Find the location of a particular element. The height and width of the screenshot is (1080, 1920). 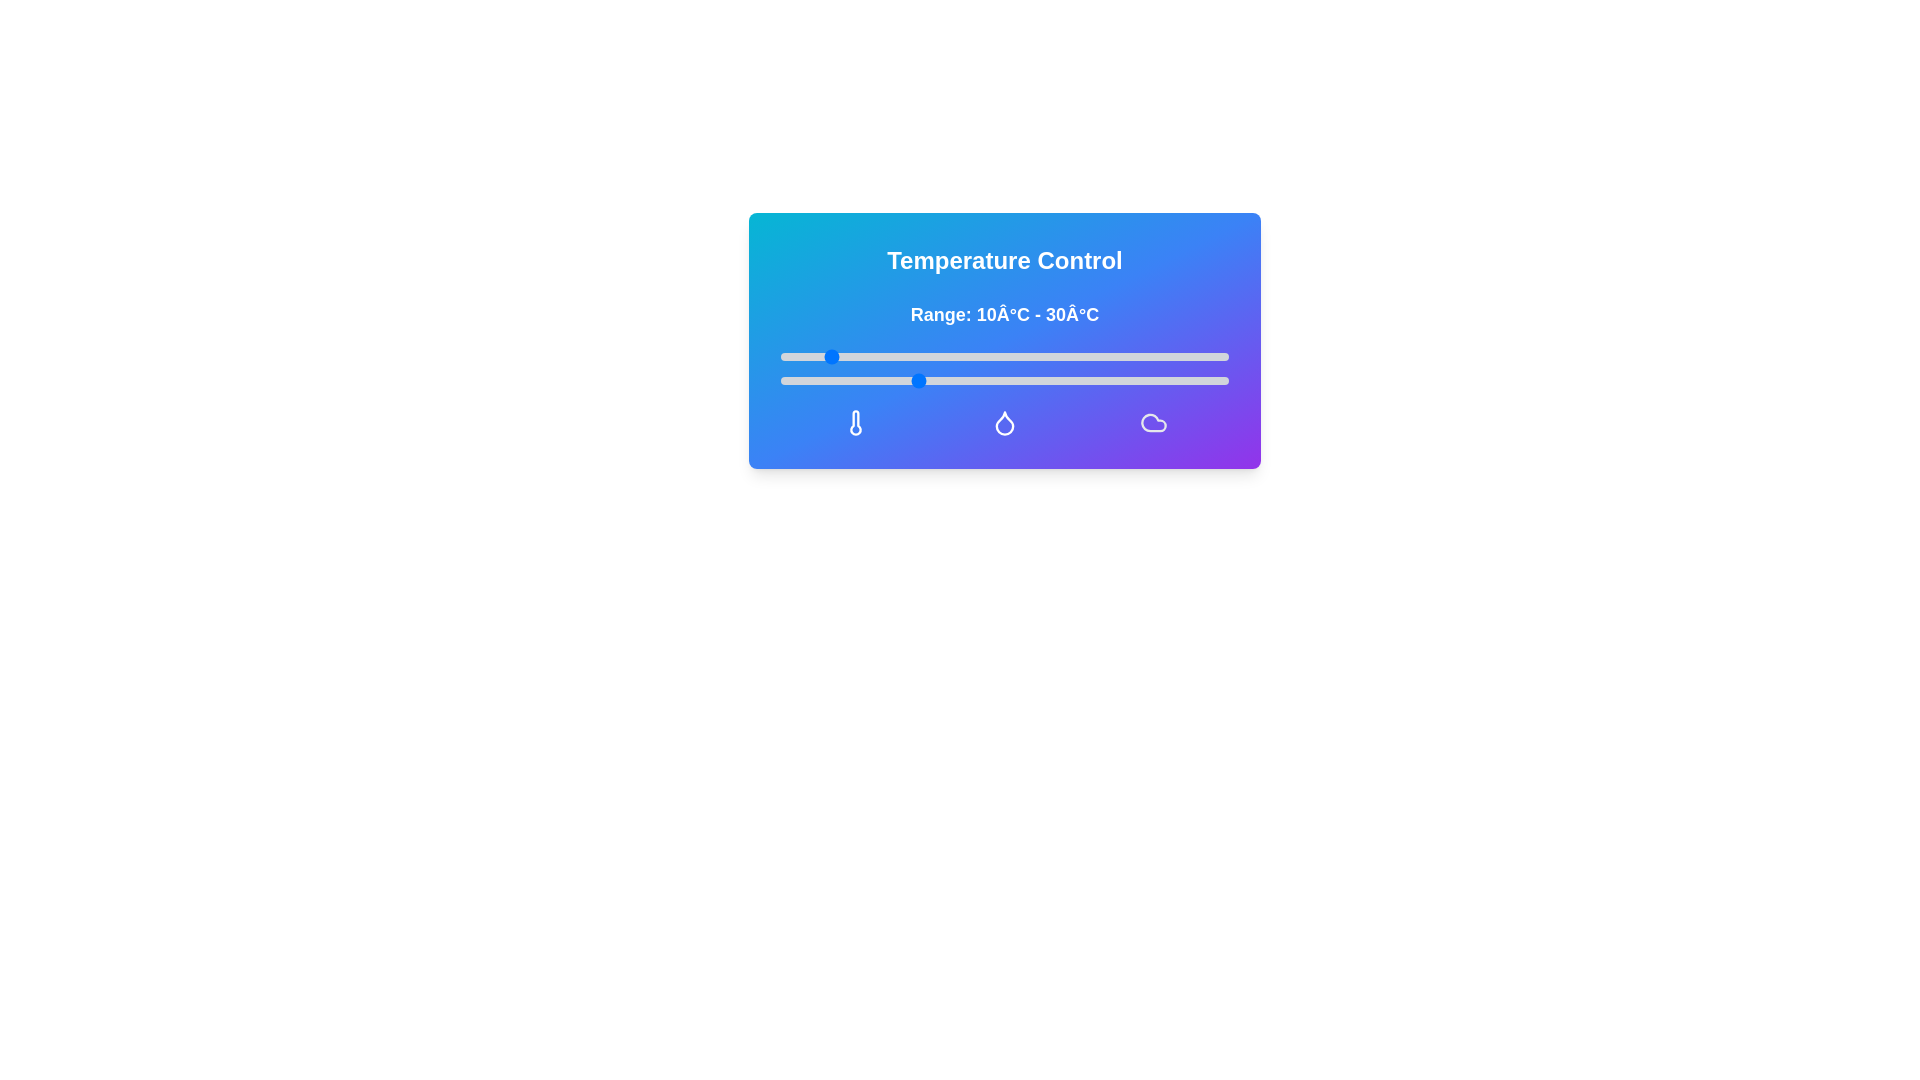

the droplet icon representing a water-level indicator or humidity control option is located at coordinates (1003, 422).